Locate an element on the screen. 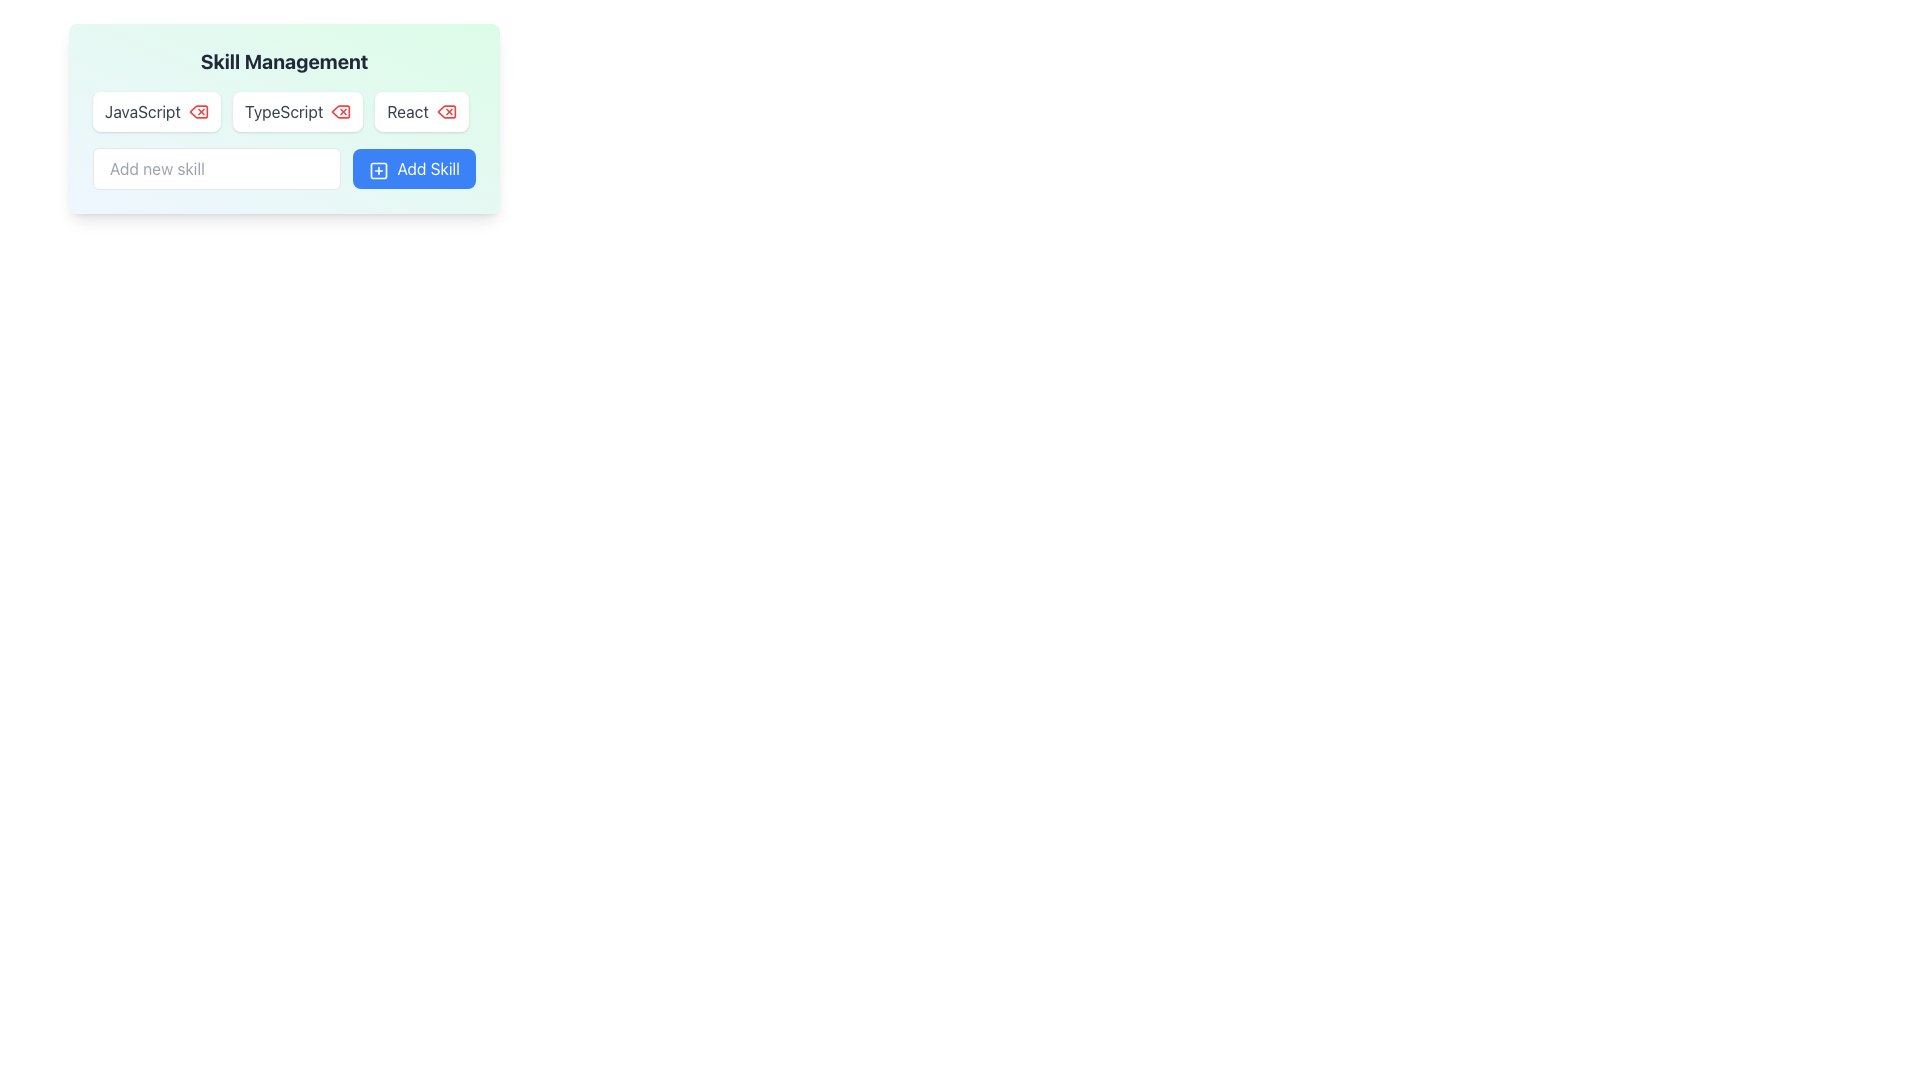 The height and width of the screenshot is (1080, 1920). the 'Add Skill' button located in the 'Skill Management' section, positioned to the right of the 'Add new skill' input box is located at coordinates (413, 168).